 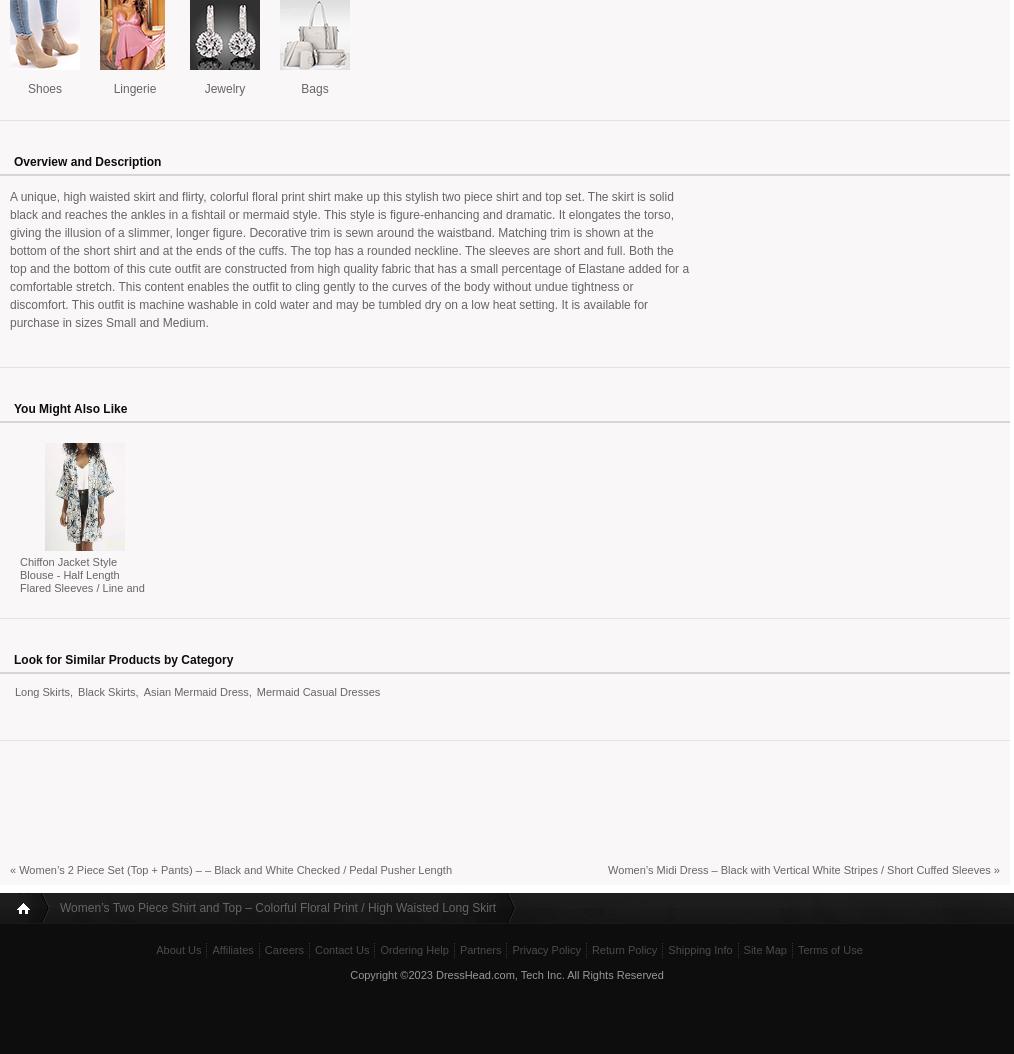 I want to click on 'Asian Mermaid Dress', so click(x=194, y=690).